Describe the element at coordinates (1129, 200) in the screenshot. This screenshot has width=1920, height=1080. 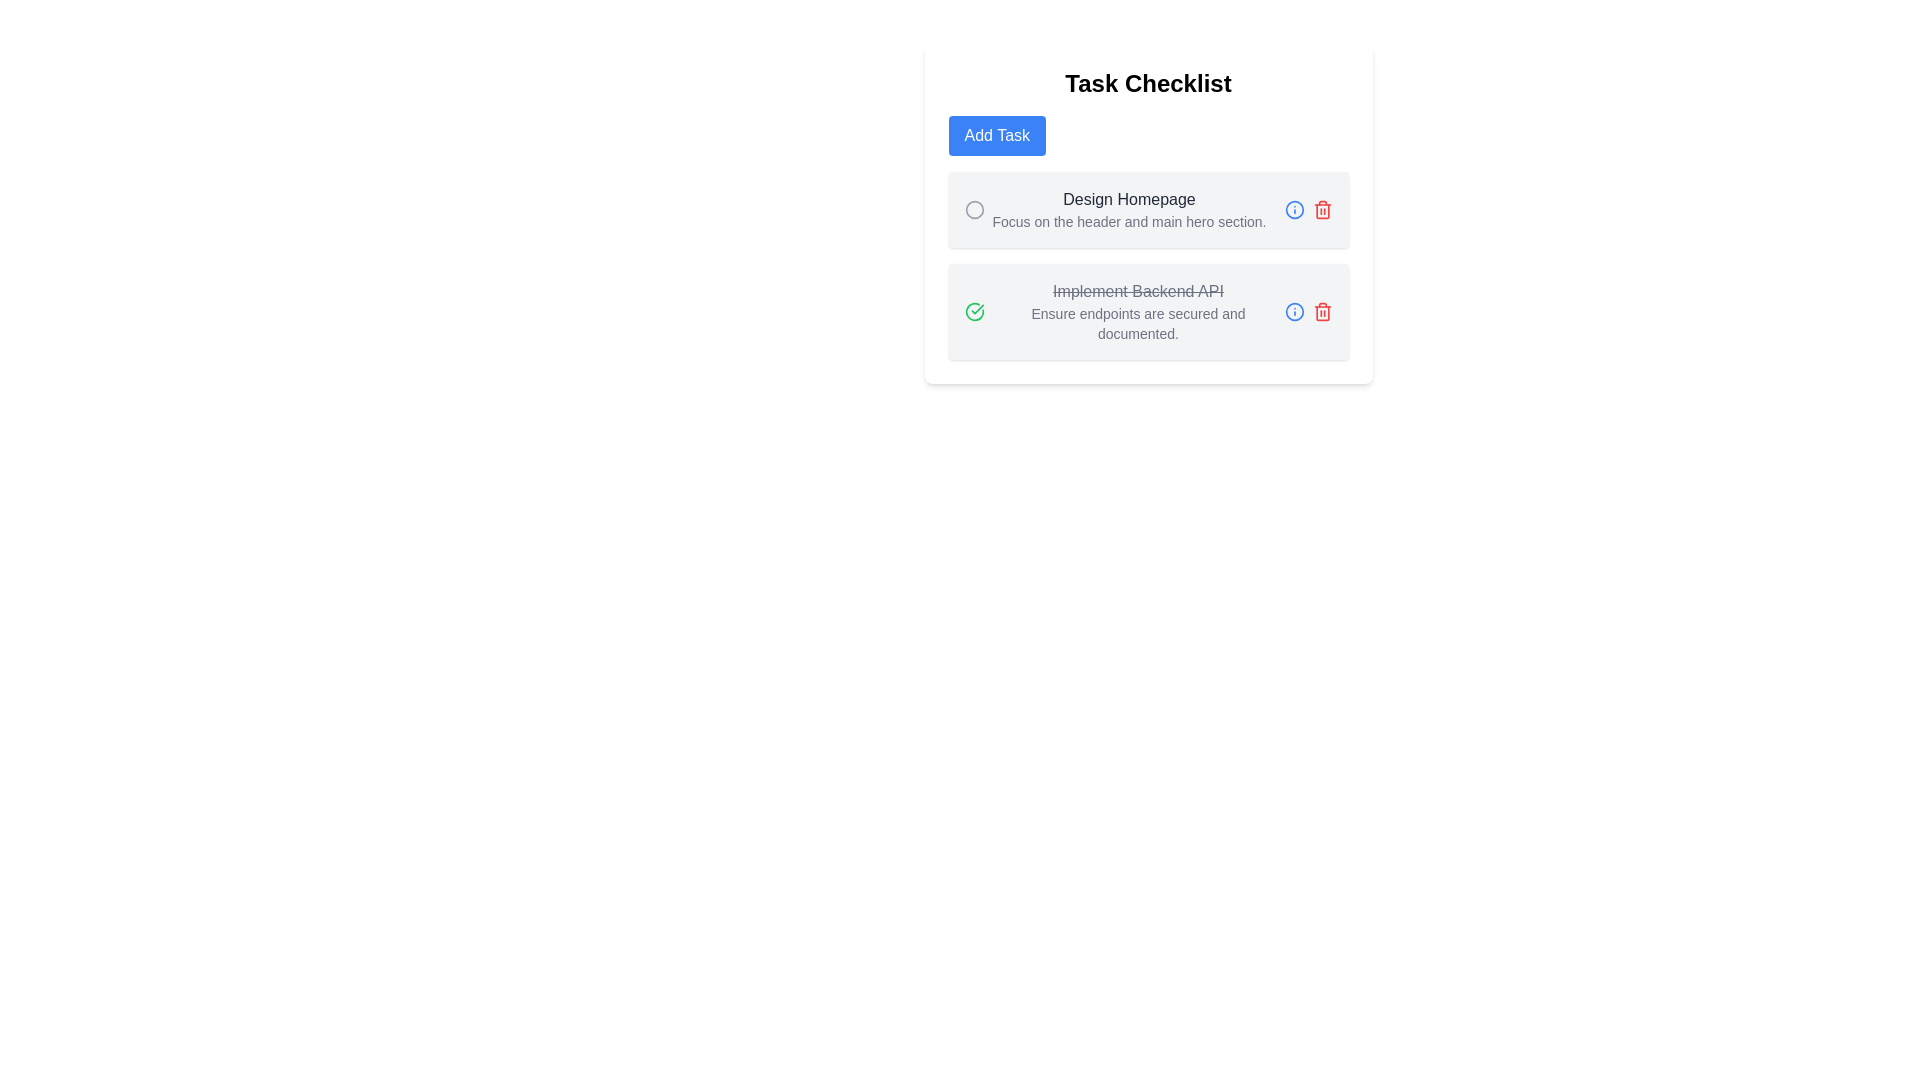
I see `the static text element displaying 'Design Homepage' which is part of the first task in the checklist, positioned above the supporting text and below a circle` at that location.